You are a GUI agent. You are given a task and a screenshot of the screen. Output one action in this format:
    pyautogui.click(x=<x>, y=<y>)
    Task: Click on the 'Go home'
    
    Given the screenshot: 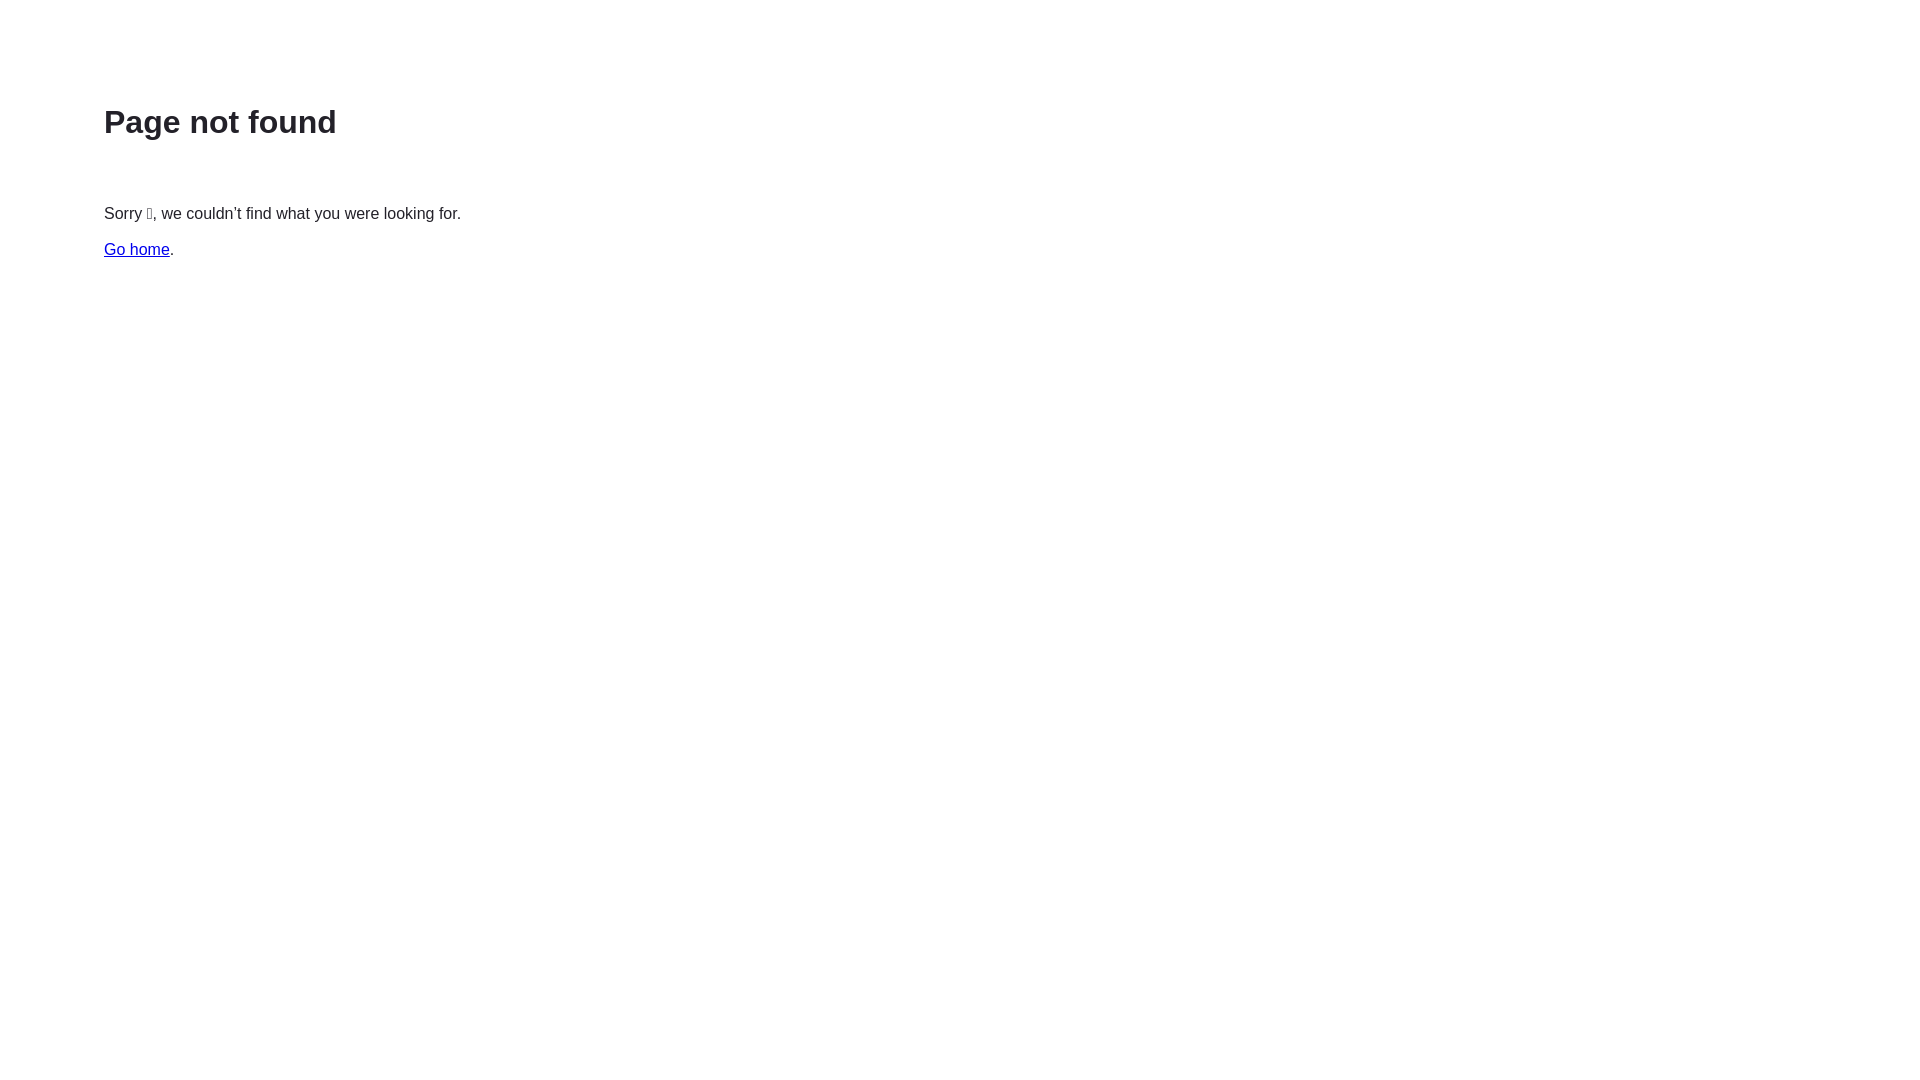 What is the action you would take?
    pyautogui.click(x=136, y=248)
    